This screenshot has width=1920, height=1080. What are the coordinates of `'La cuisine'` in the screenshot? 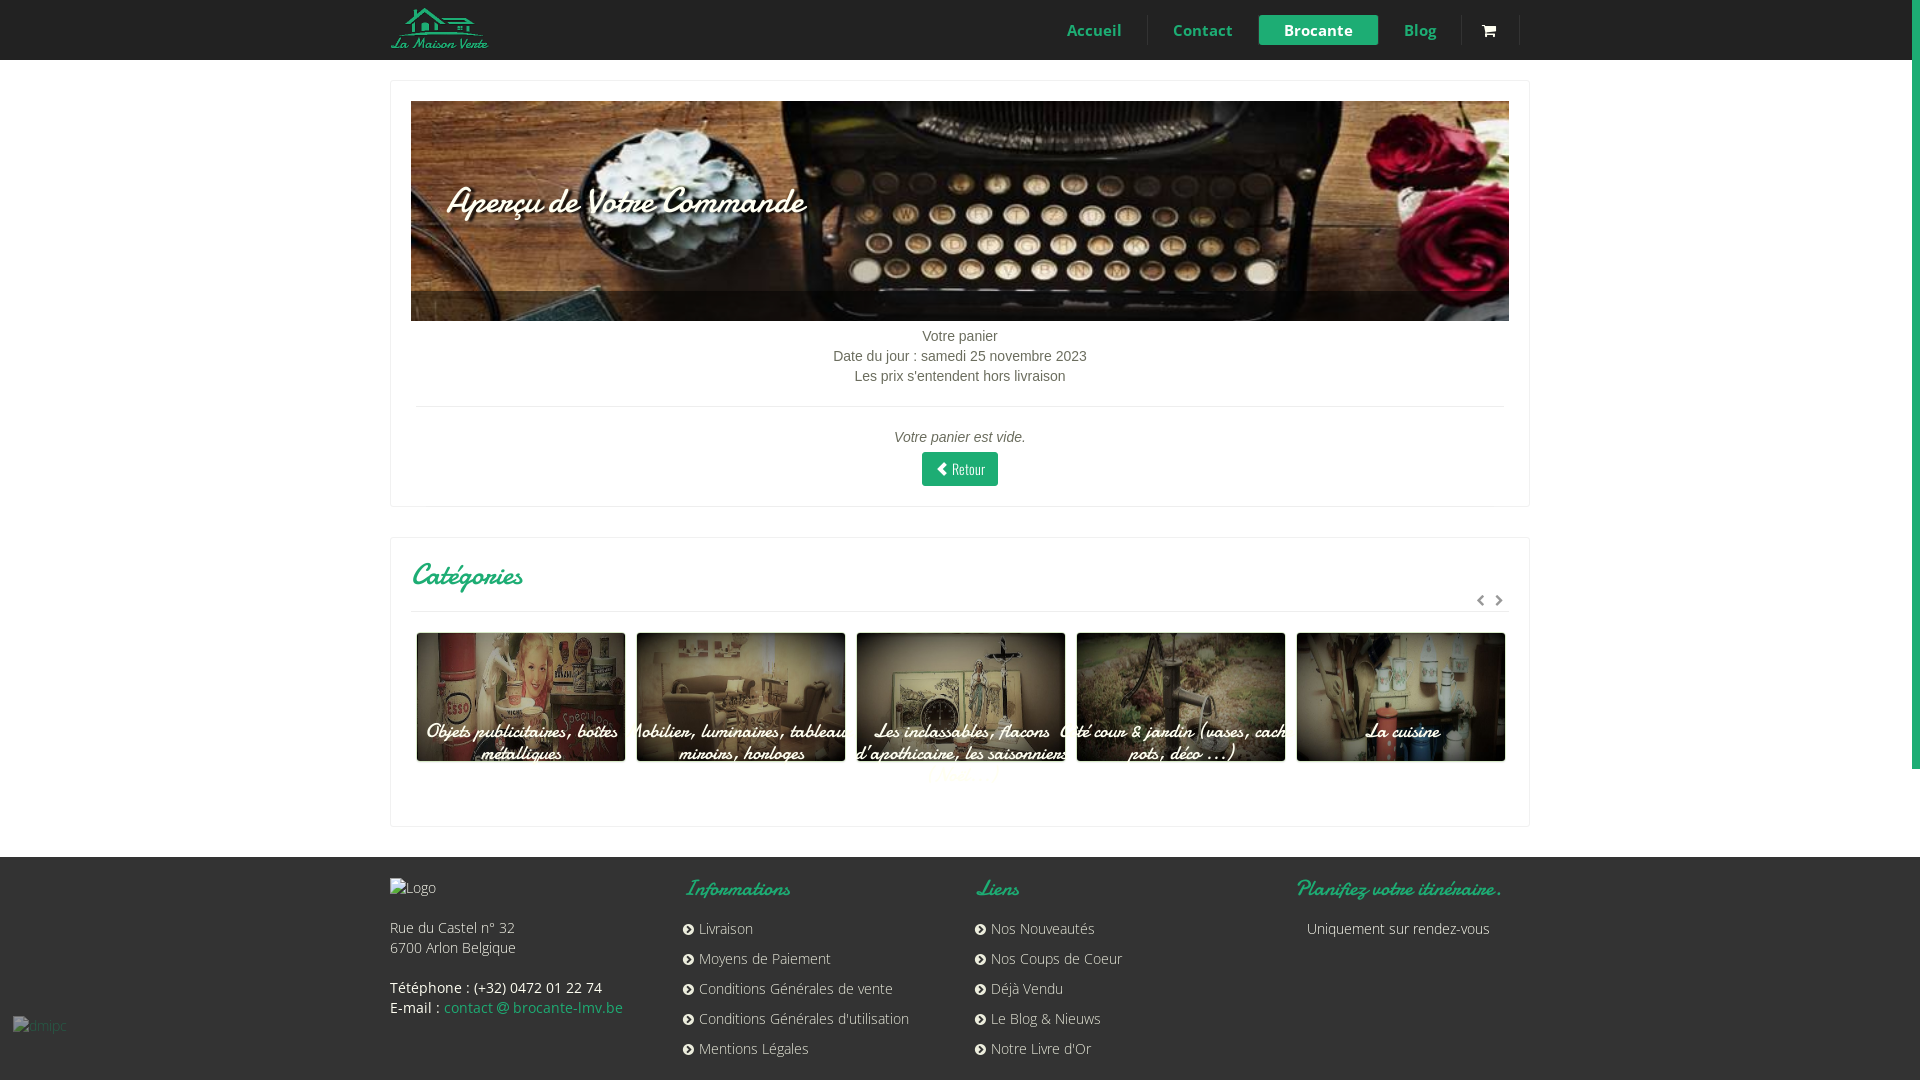 It's located at (1459, 717).